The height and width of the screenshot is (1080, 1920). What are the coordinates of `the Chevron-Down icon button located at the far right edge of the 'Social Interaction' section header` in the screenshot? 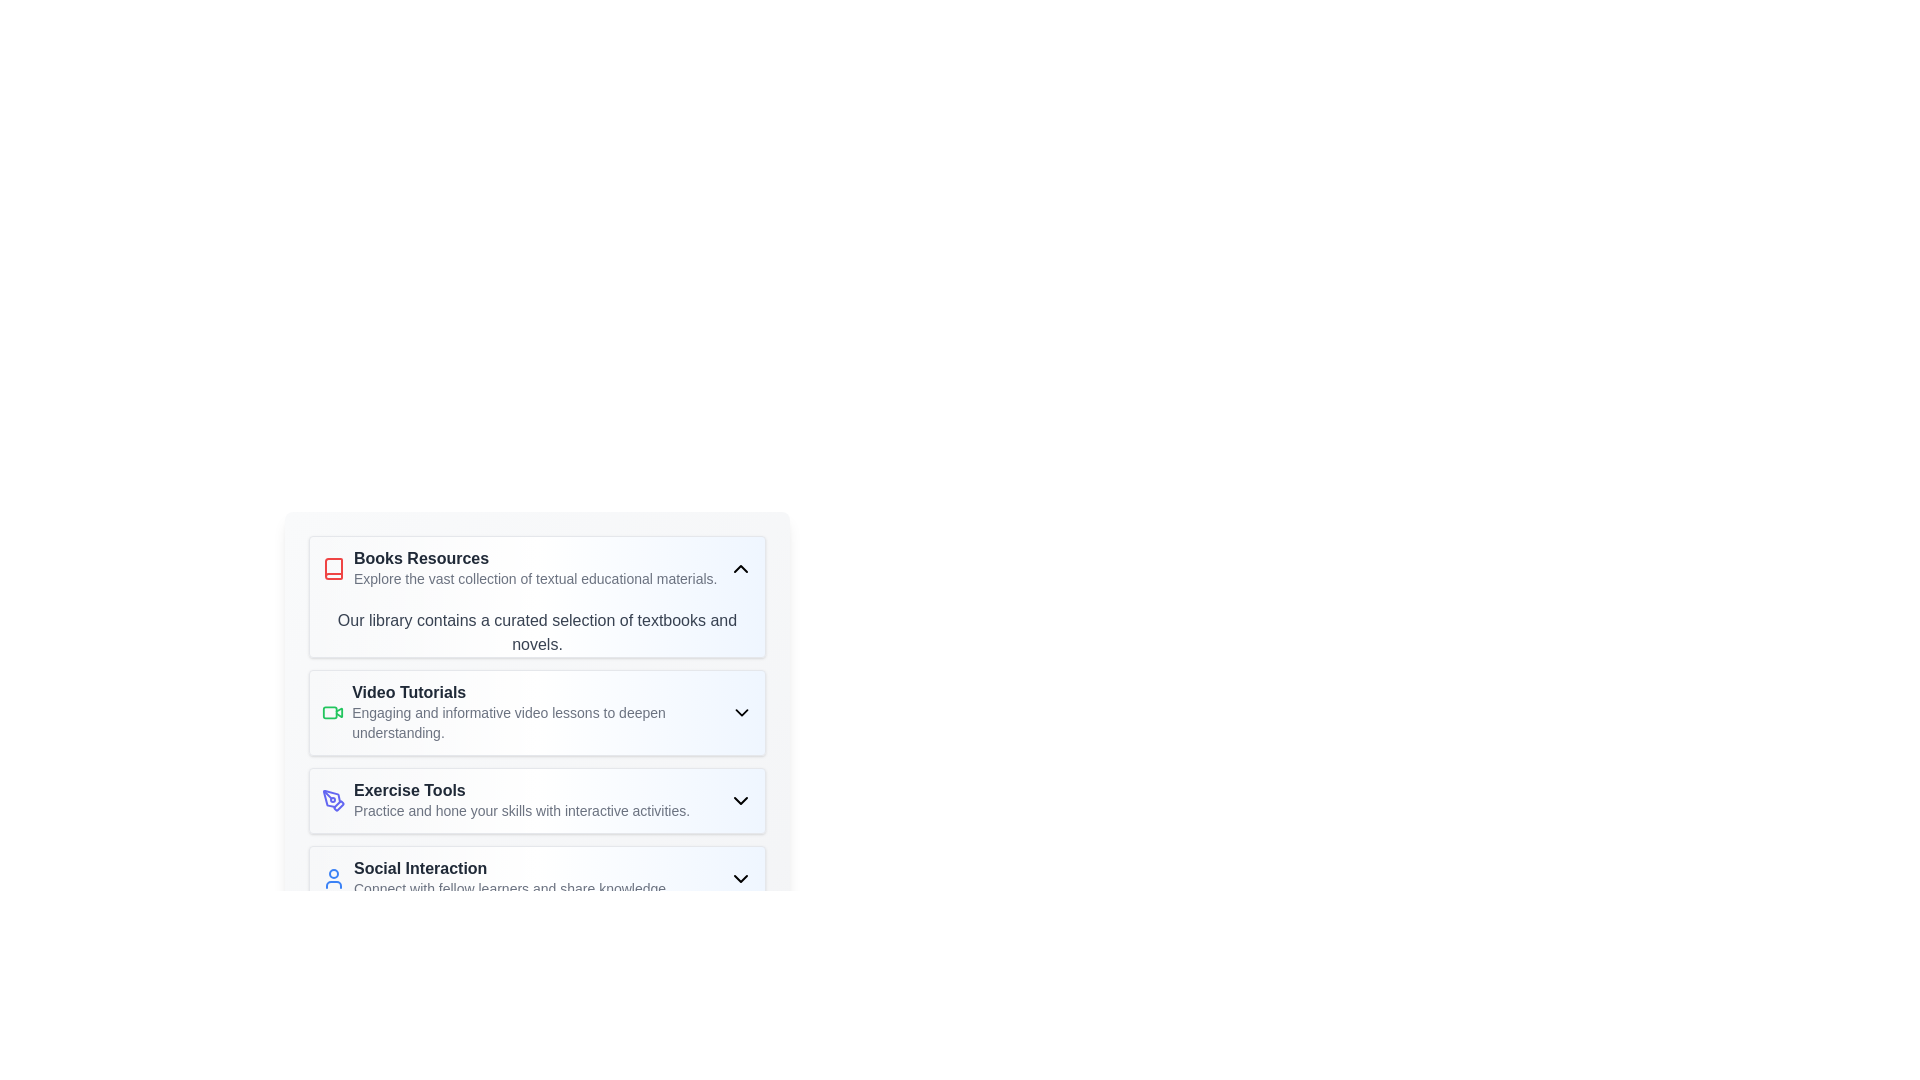 It's located at (739, 878).